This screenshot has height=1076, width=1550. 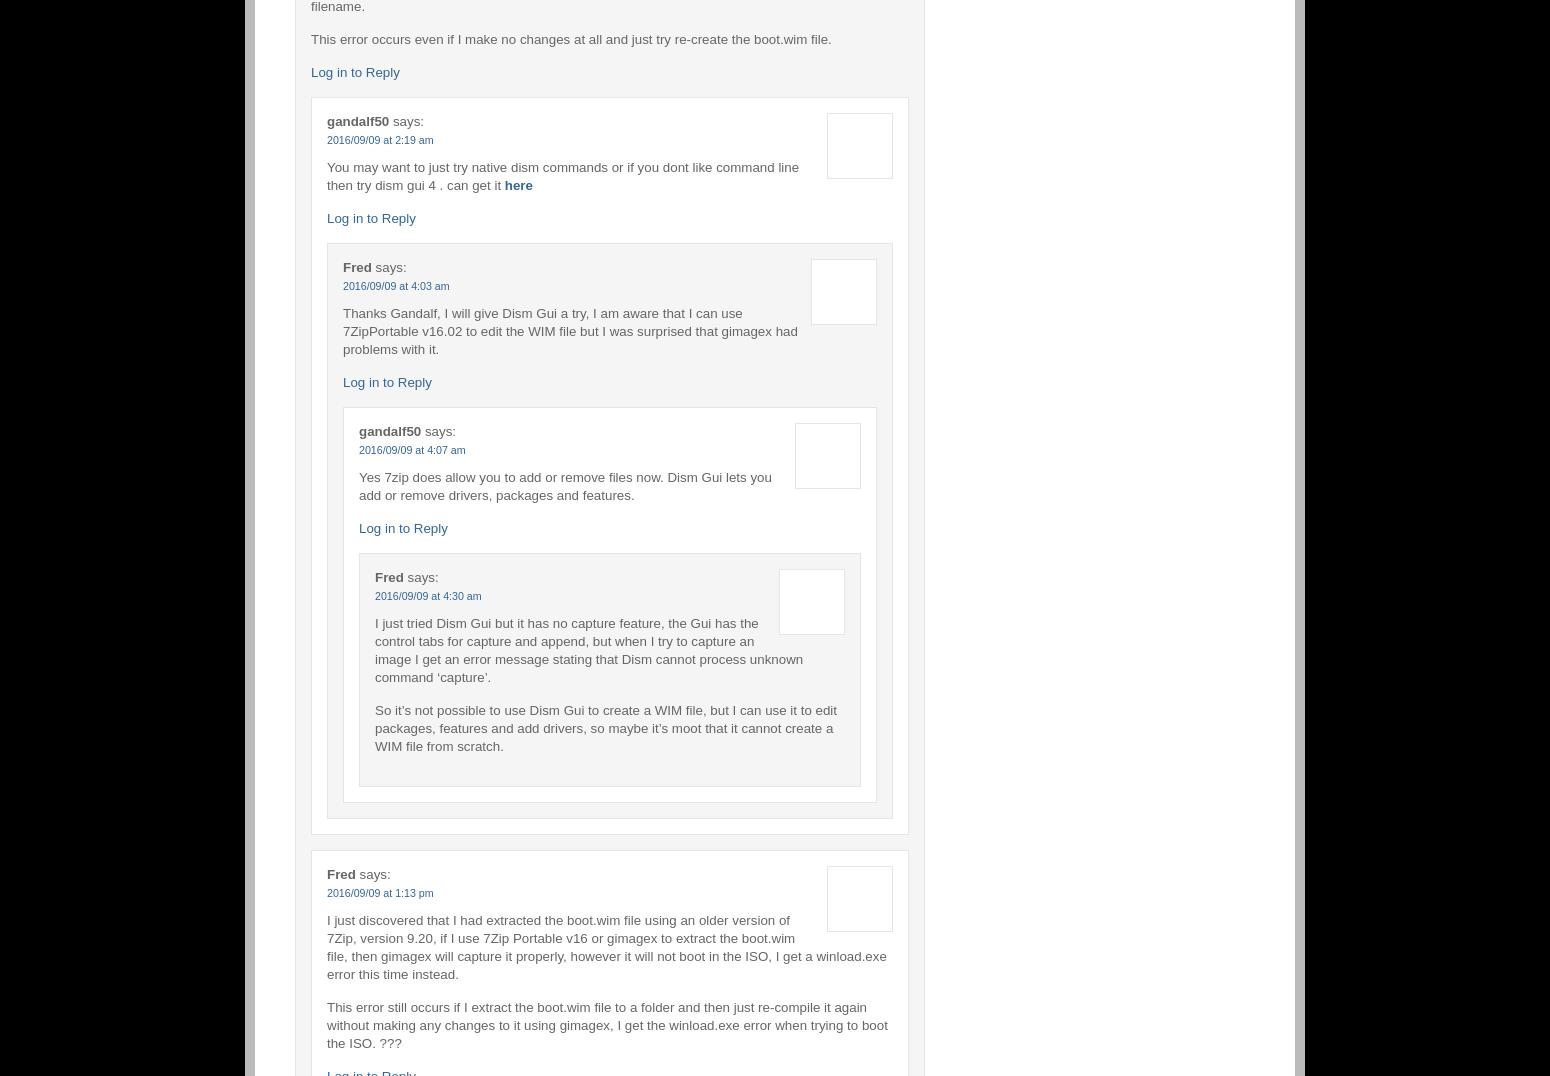 What do you see at coordinates (411, 448) in the screenshot?
I see `'2016/09/09 at 4:07 am'` at bounding box center [411, 448].